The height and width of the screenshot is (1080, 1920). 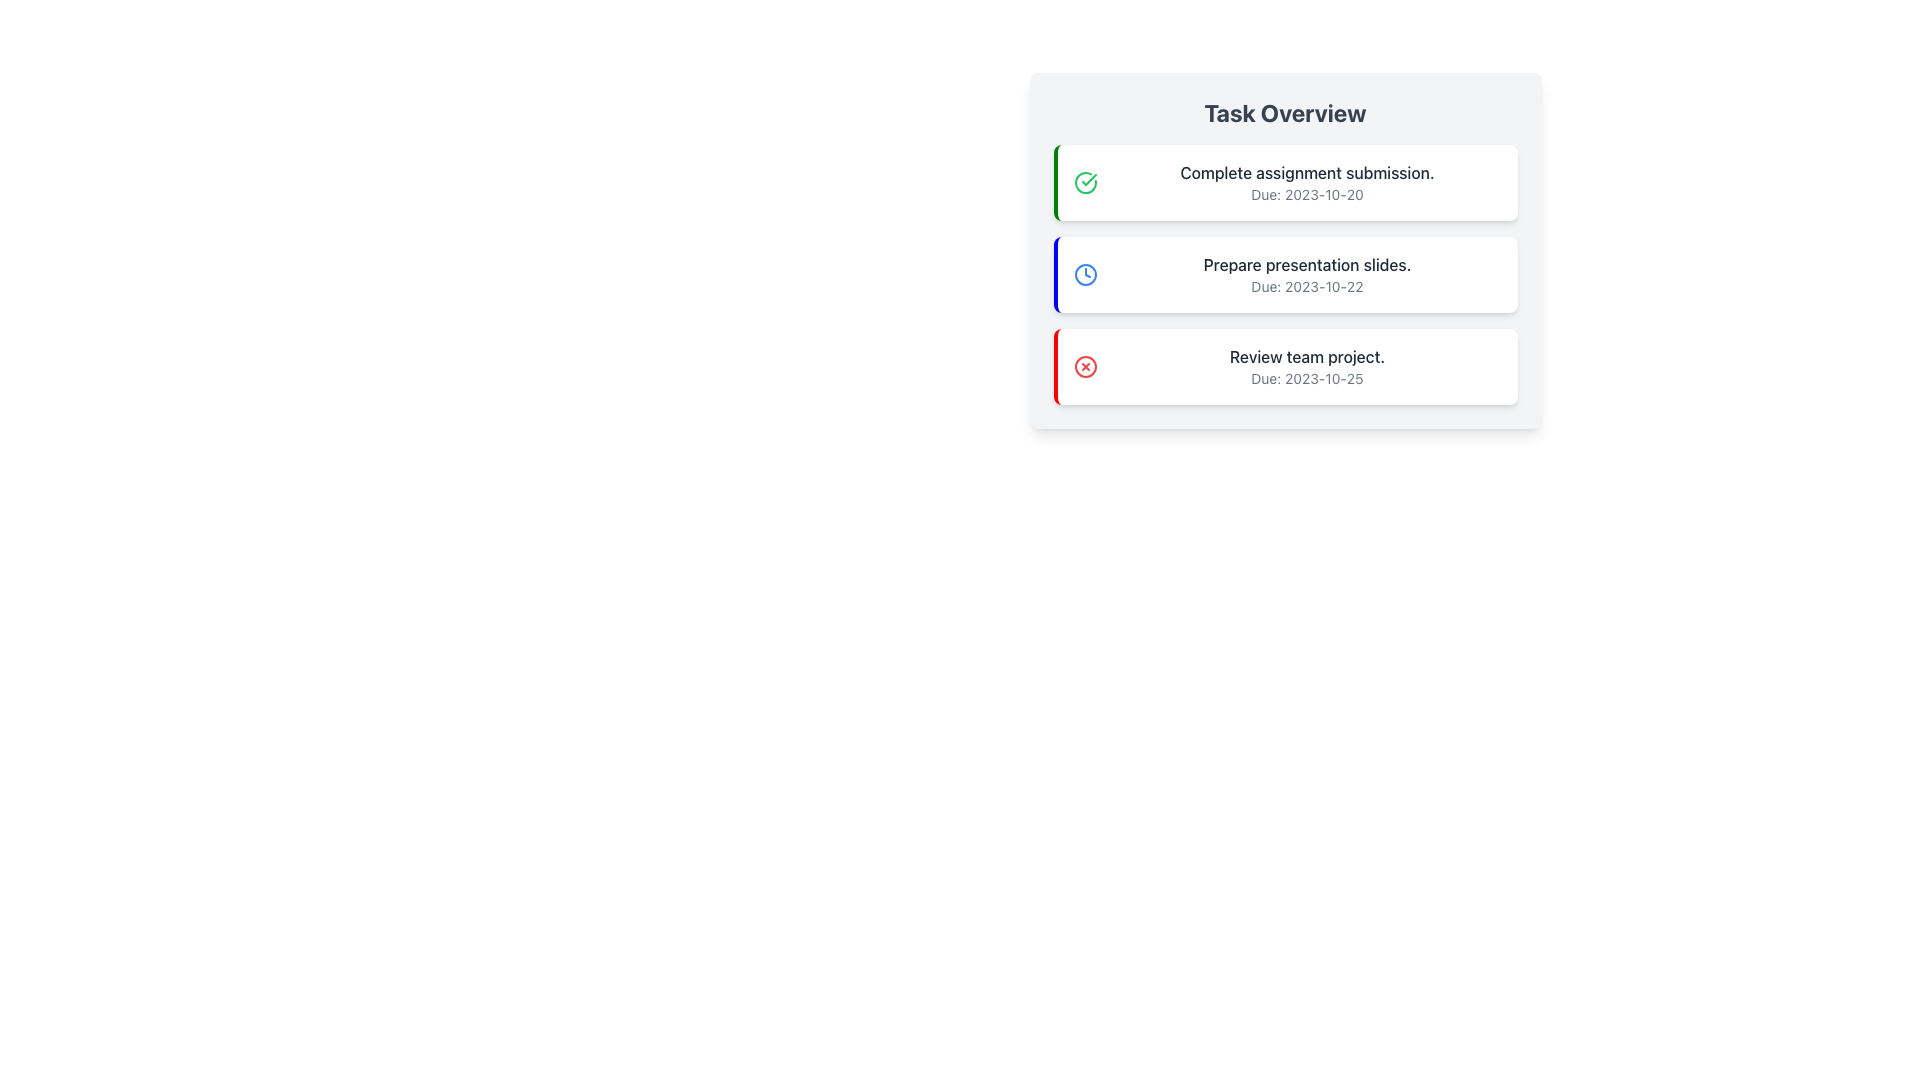 What do you see at coordinates (1285, 274) in the screenshot?
I see `the Card element displaying the task 'Prepare presentation slides.' with due date 'Due: 2023-10-22', which is the second item in the task list under 'Task Overview'` at bounding box center [1285, 274].